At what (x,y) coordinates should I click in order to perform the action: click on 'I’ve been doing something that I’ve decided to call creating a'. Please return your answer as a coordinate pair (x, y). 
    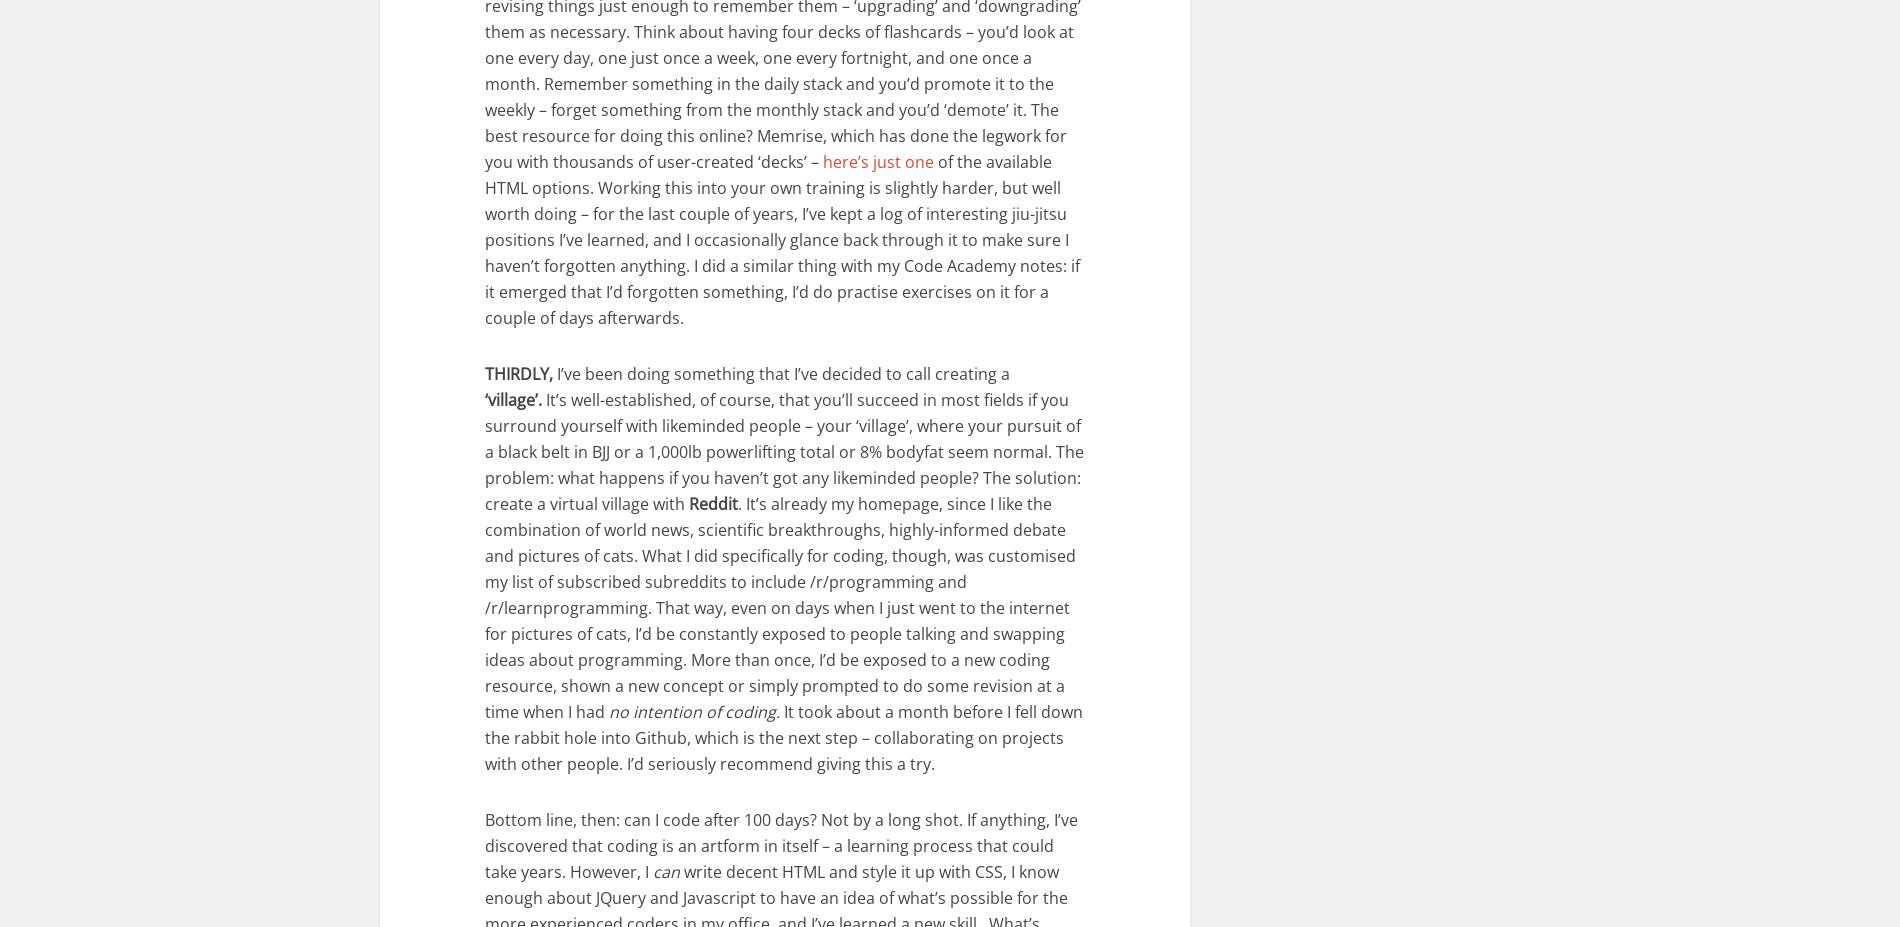
    Looking at the image, I should click on (780, 372).